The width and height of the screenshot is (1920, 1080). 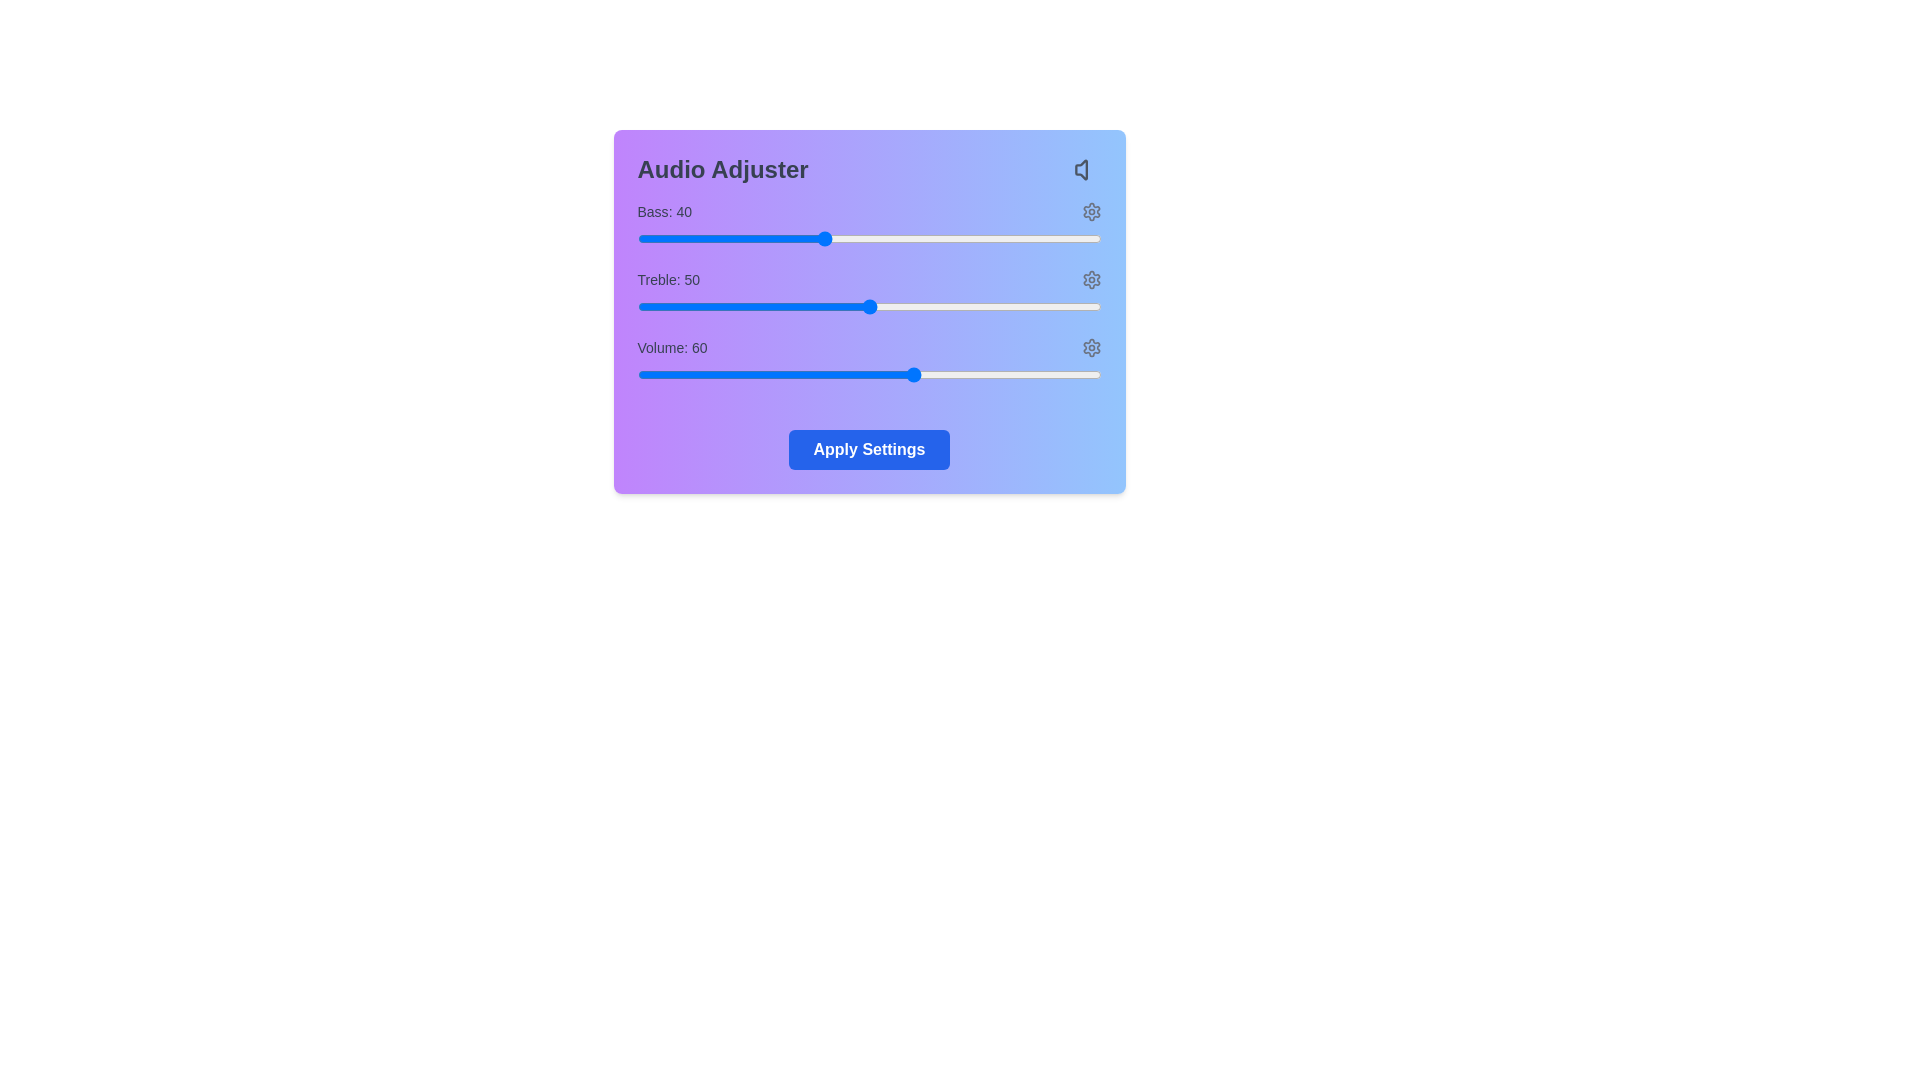 What do you see at coordinates (688, 238) in the screenshot?
I see `the bass level` at bounding box center [688, 238].